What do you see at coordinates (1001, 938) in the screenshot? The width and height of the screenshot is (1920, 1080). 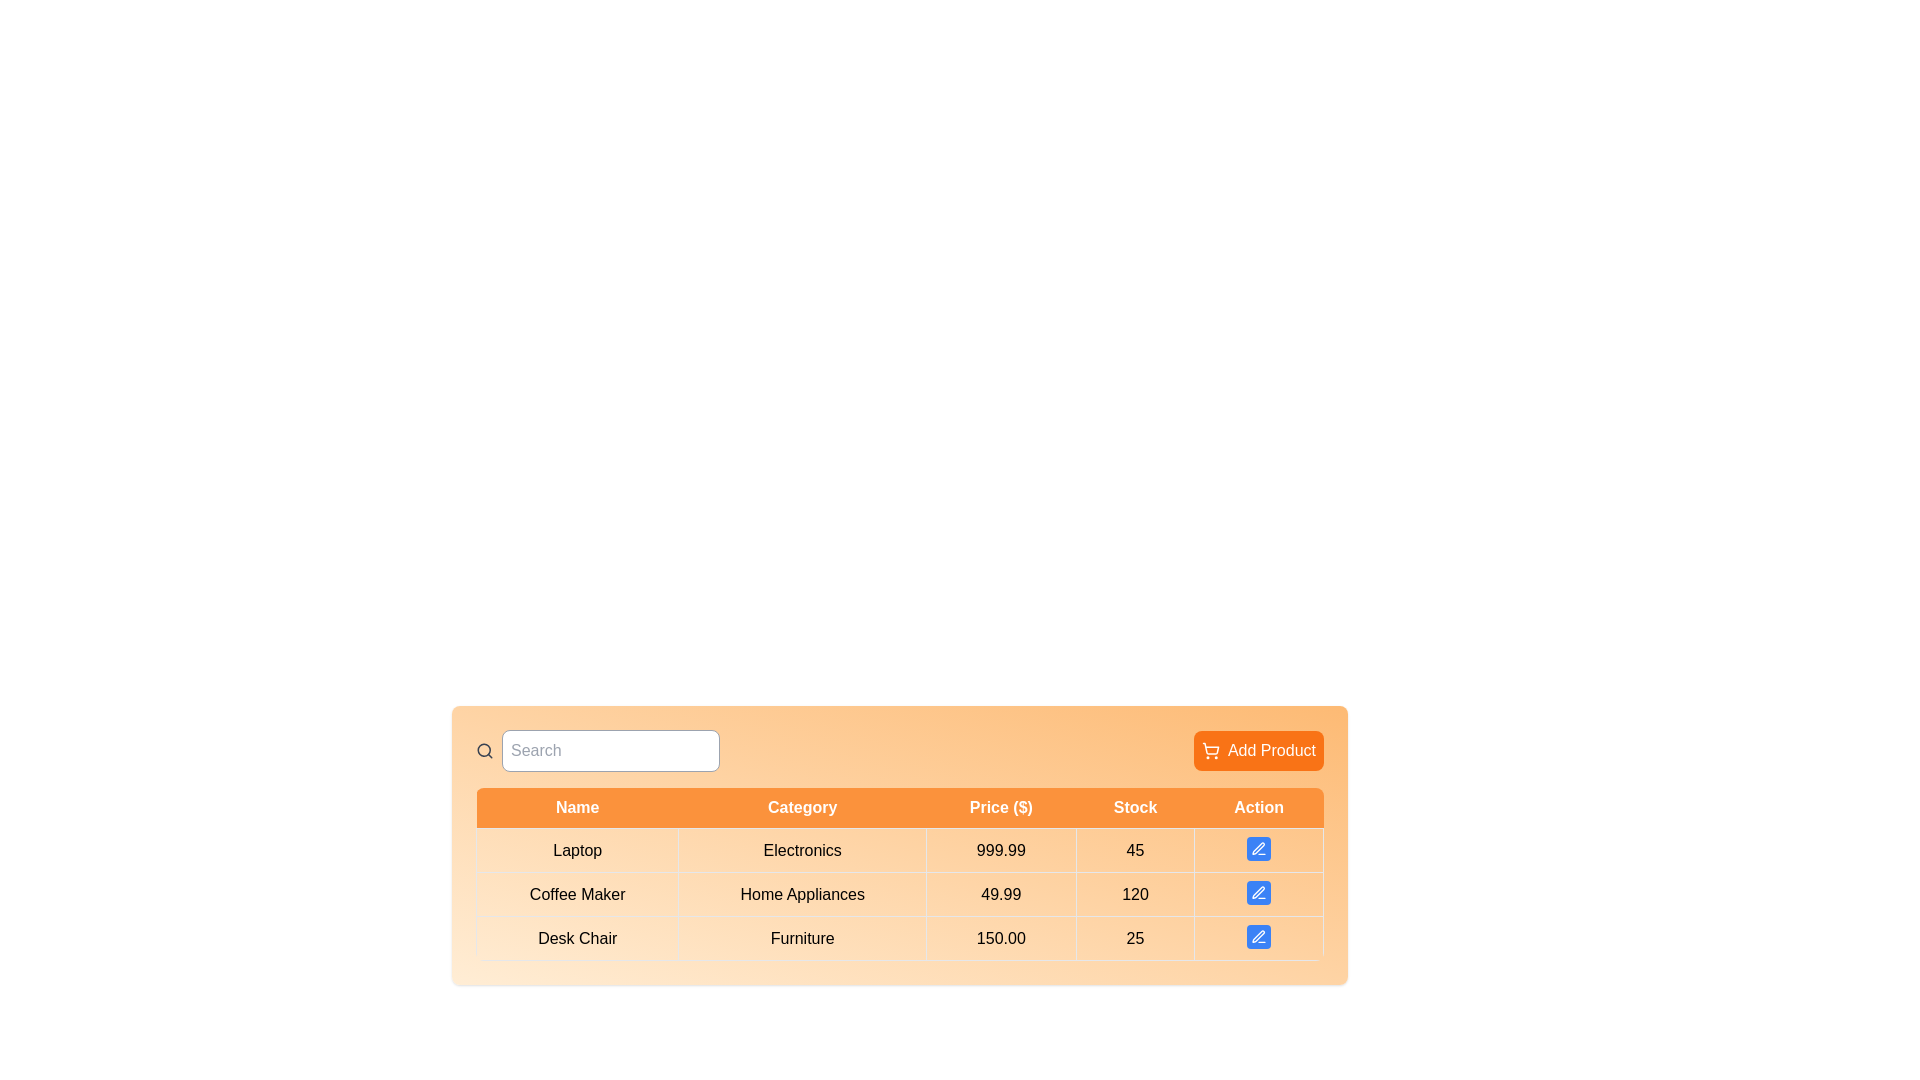 I see `the table cell displaying the price '$150.00' for the item 'Desk Chair' located in the third row under the 'Price ($)' header` at bounding box center [1001, 938].